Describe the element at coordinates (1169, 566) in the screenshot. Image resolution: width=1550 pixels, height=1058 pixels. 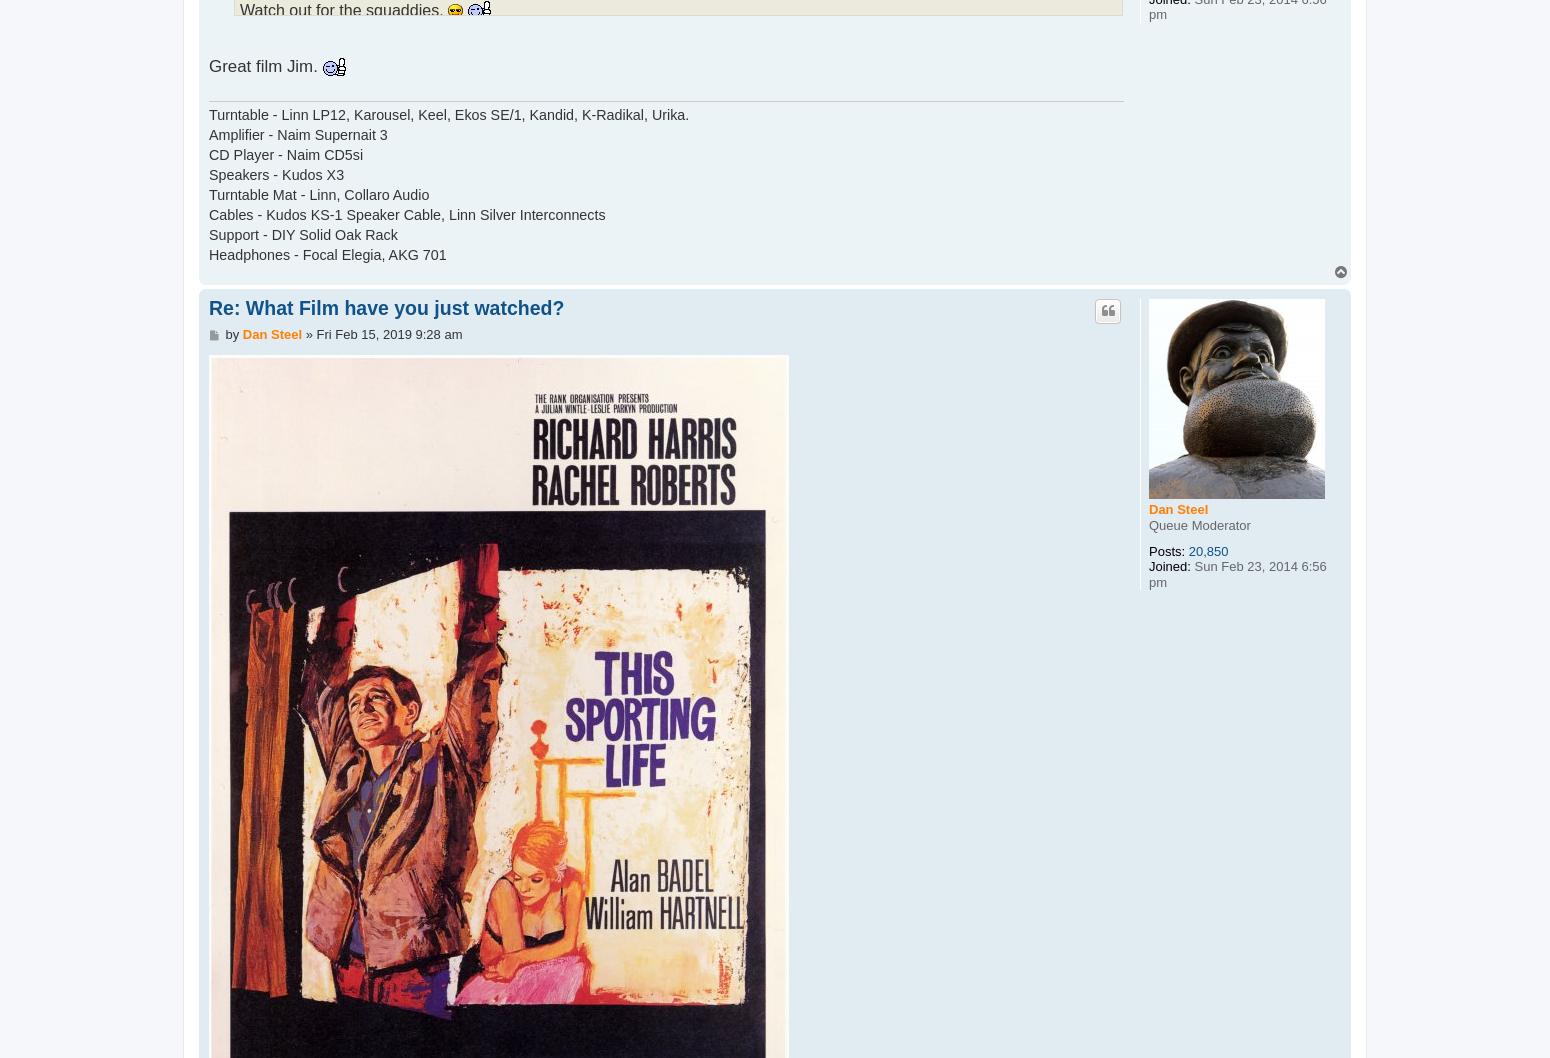
I see `'Joined:'` at that location.